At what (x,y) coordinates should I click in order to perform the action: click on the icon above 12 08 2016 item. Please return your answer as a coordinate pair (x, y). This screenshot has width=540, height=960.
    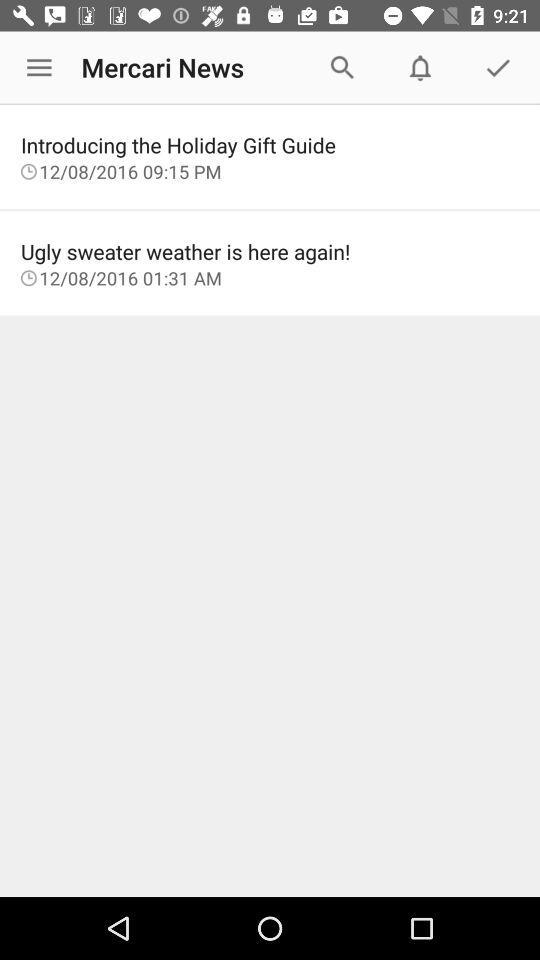
    Looking at the image, I should click on (270, 144).